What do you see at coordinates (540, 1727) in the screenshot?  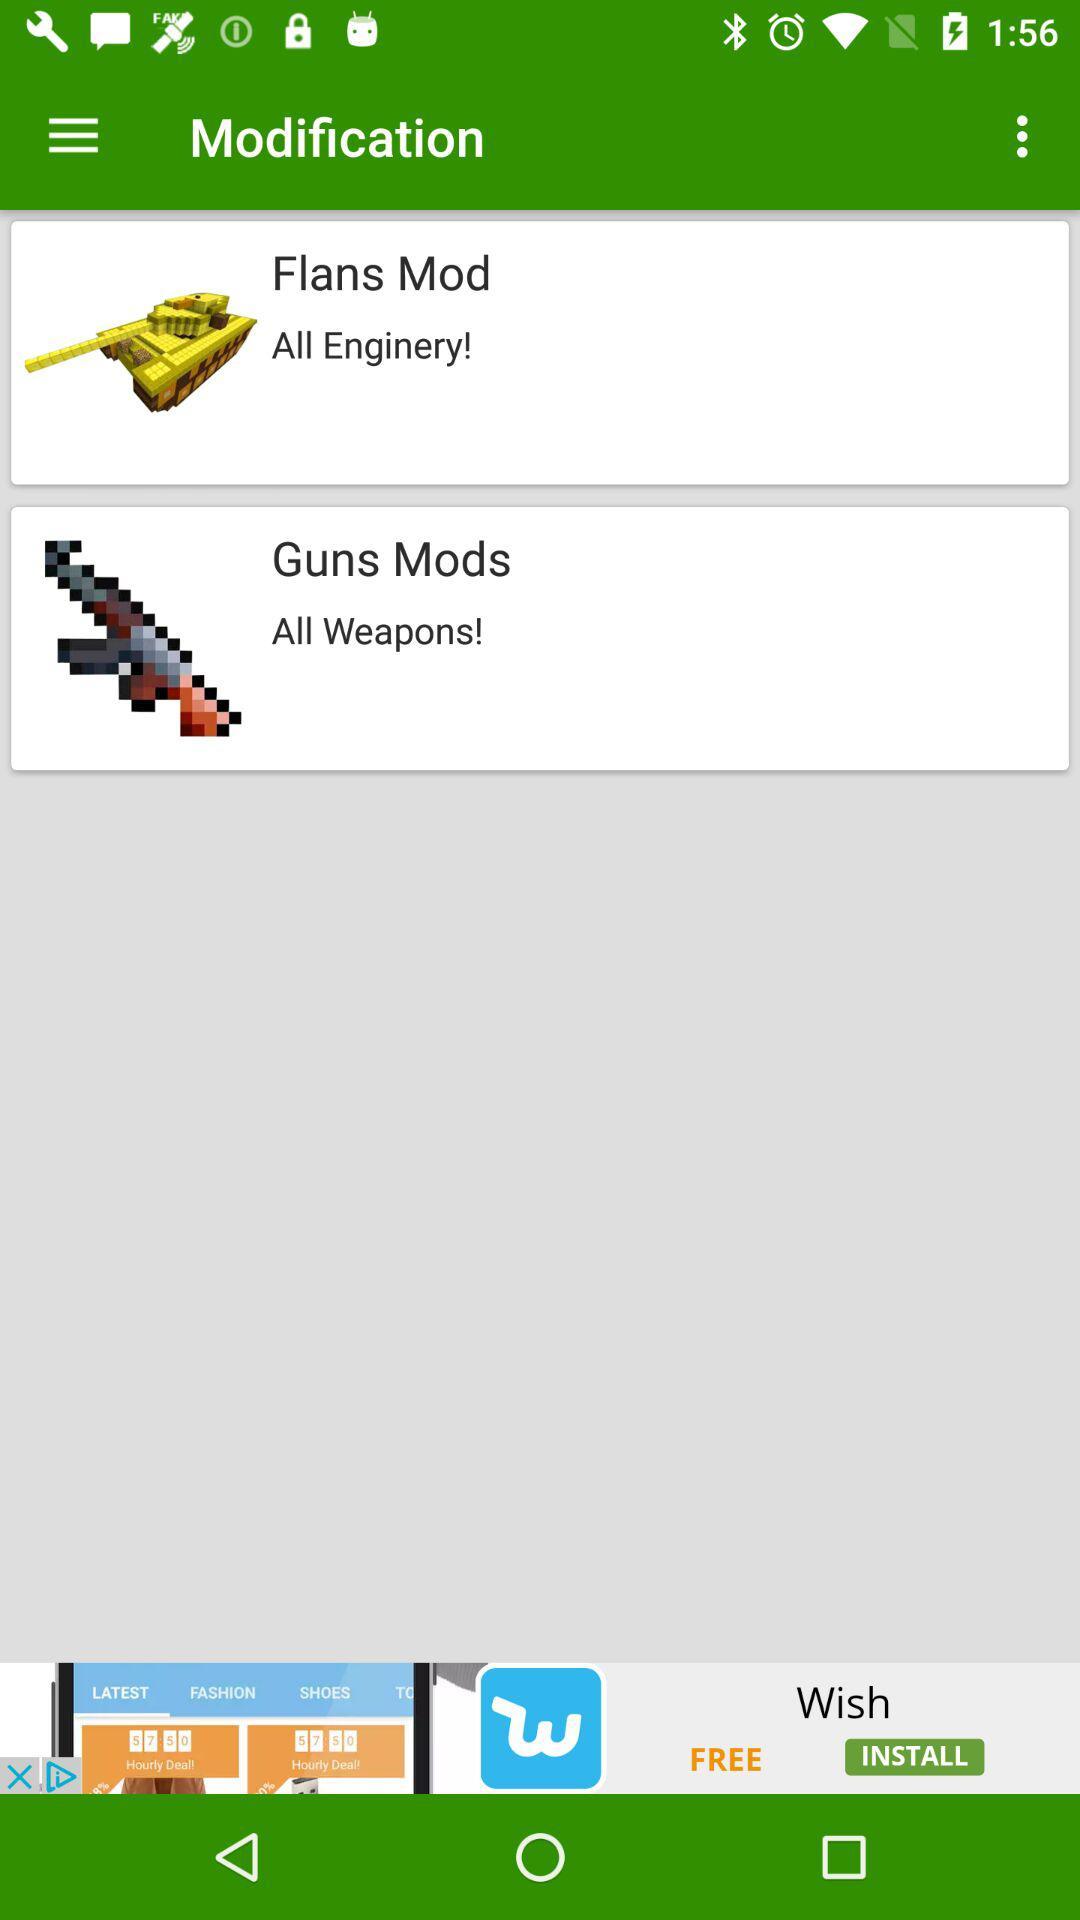 I see `advertisement` at bounding box center [540, 1727].